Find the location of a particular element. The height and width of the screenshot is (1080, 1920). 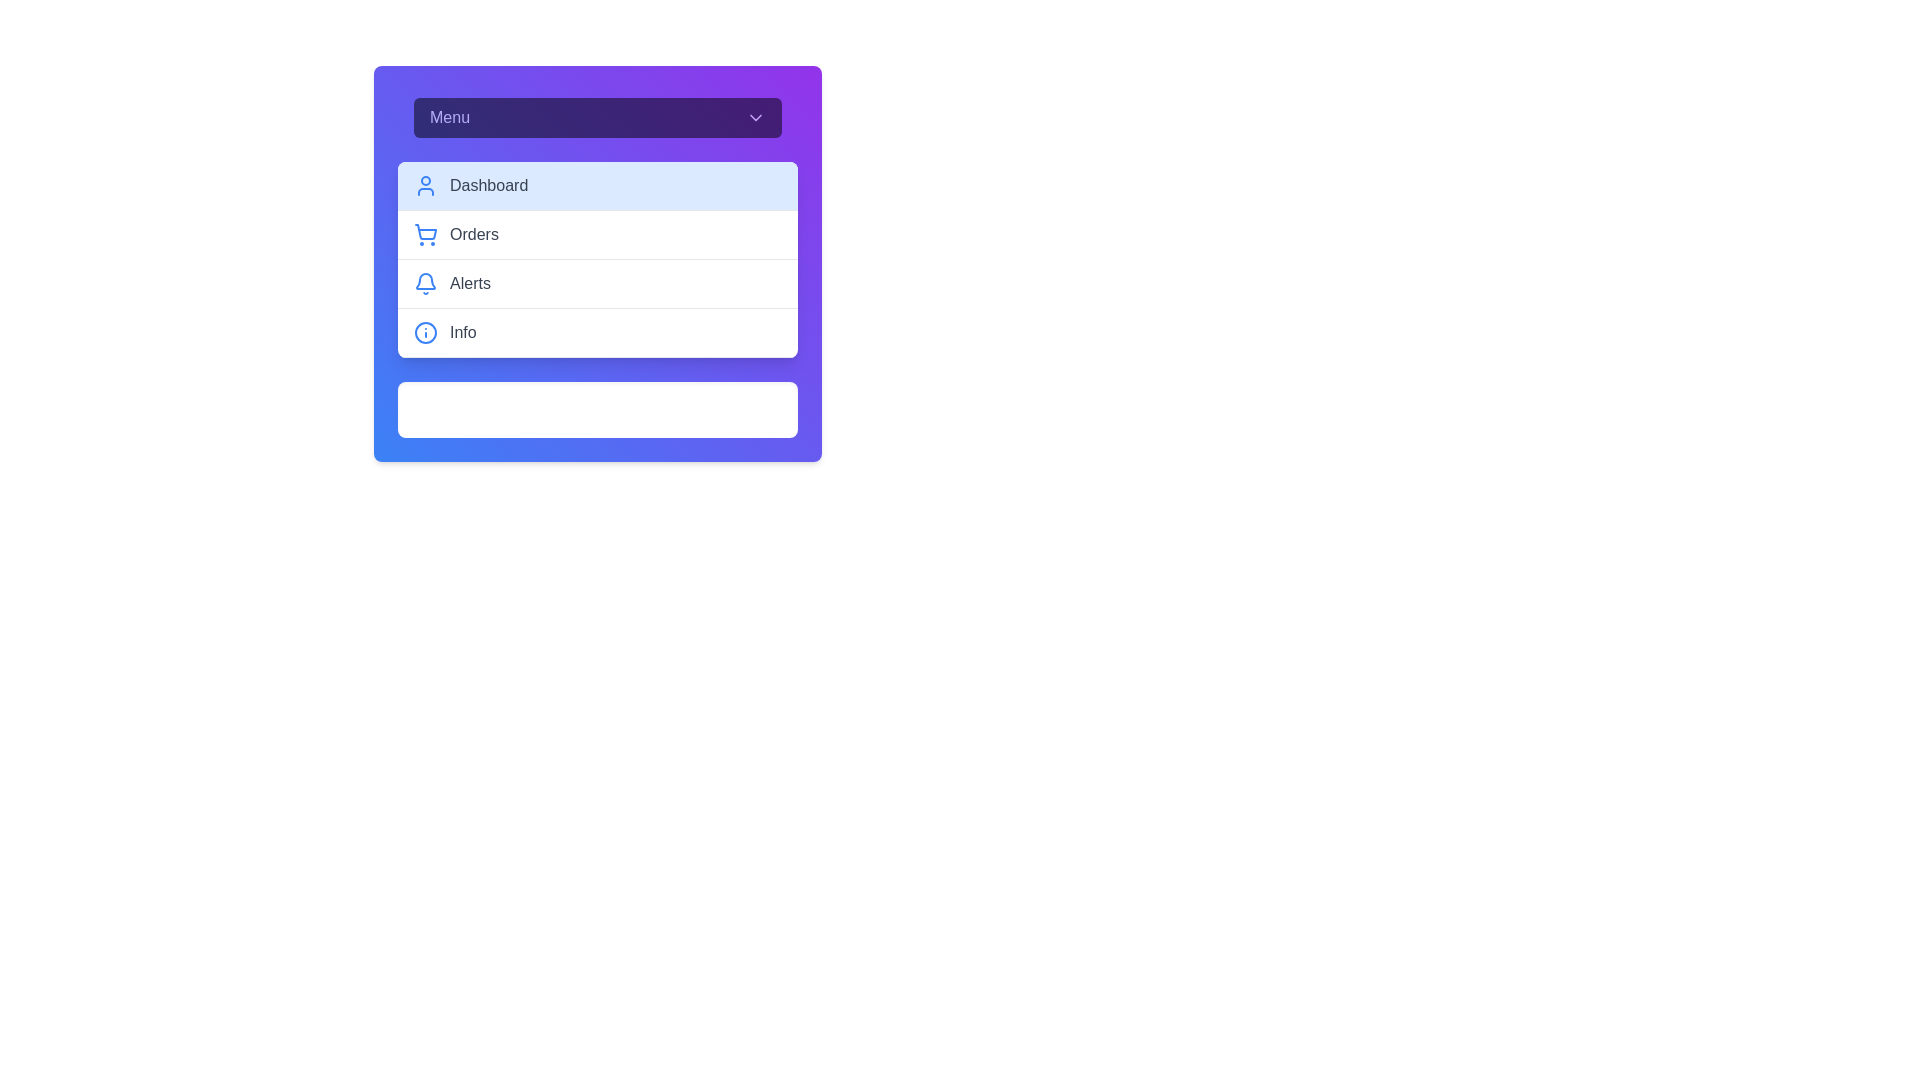

the second selectable menu item in the navigation menu is located at coordinates (597, 234).